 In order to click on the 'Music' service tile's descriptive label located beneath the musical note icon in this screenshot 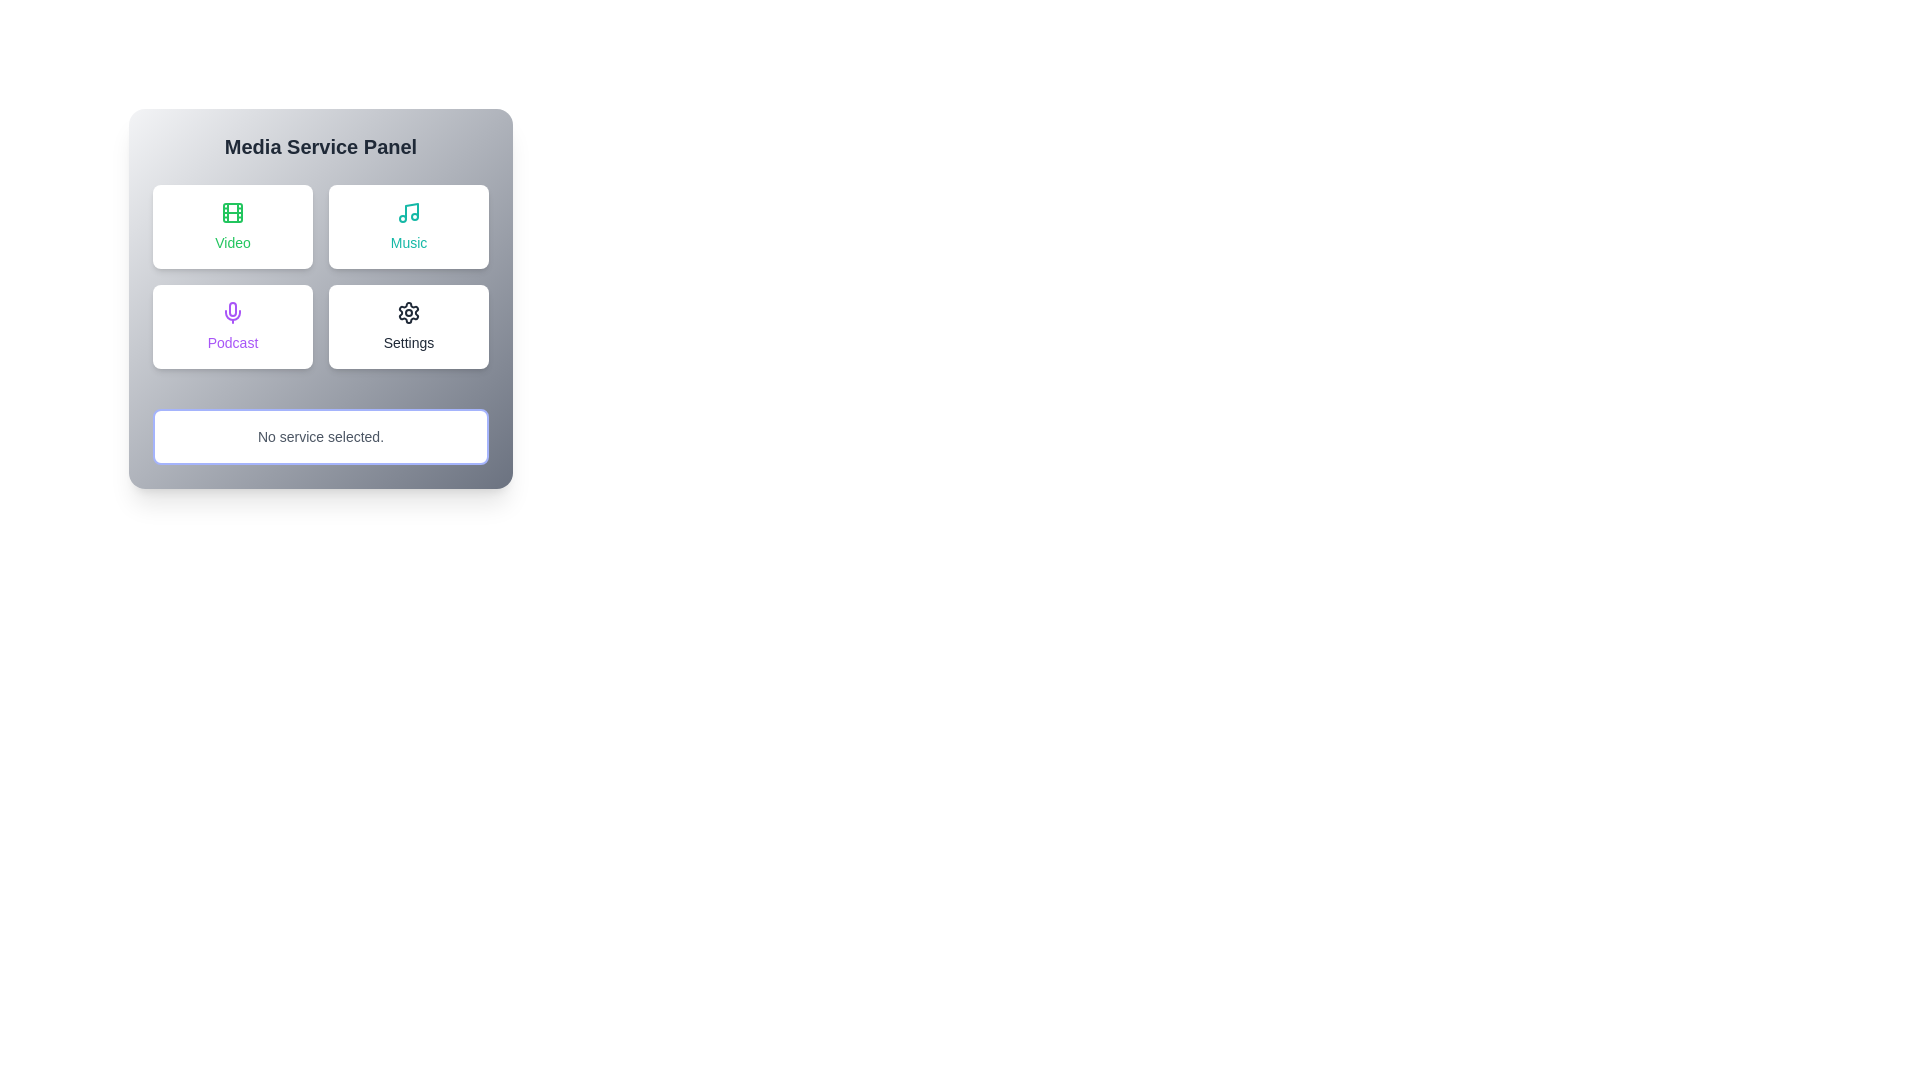, I will do `click(407, 242)`.